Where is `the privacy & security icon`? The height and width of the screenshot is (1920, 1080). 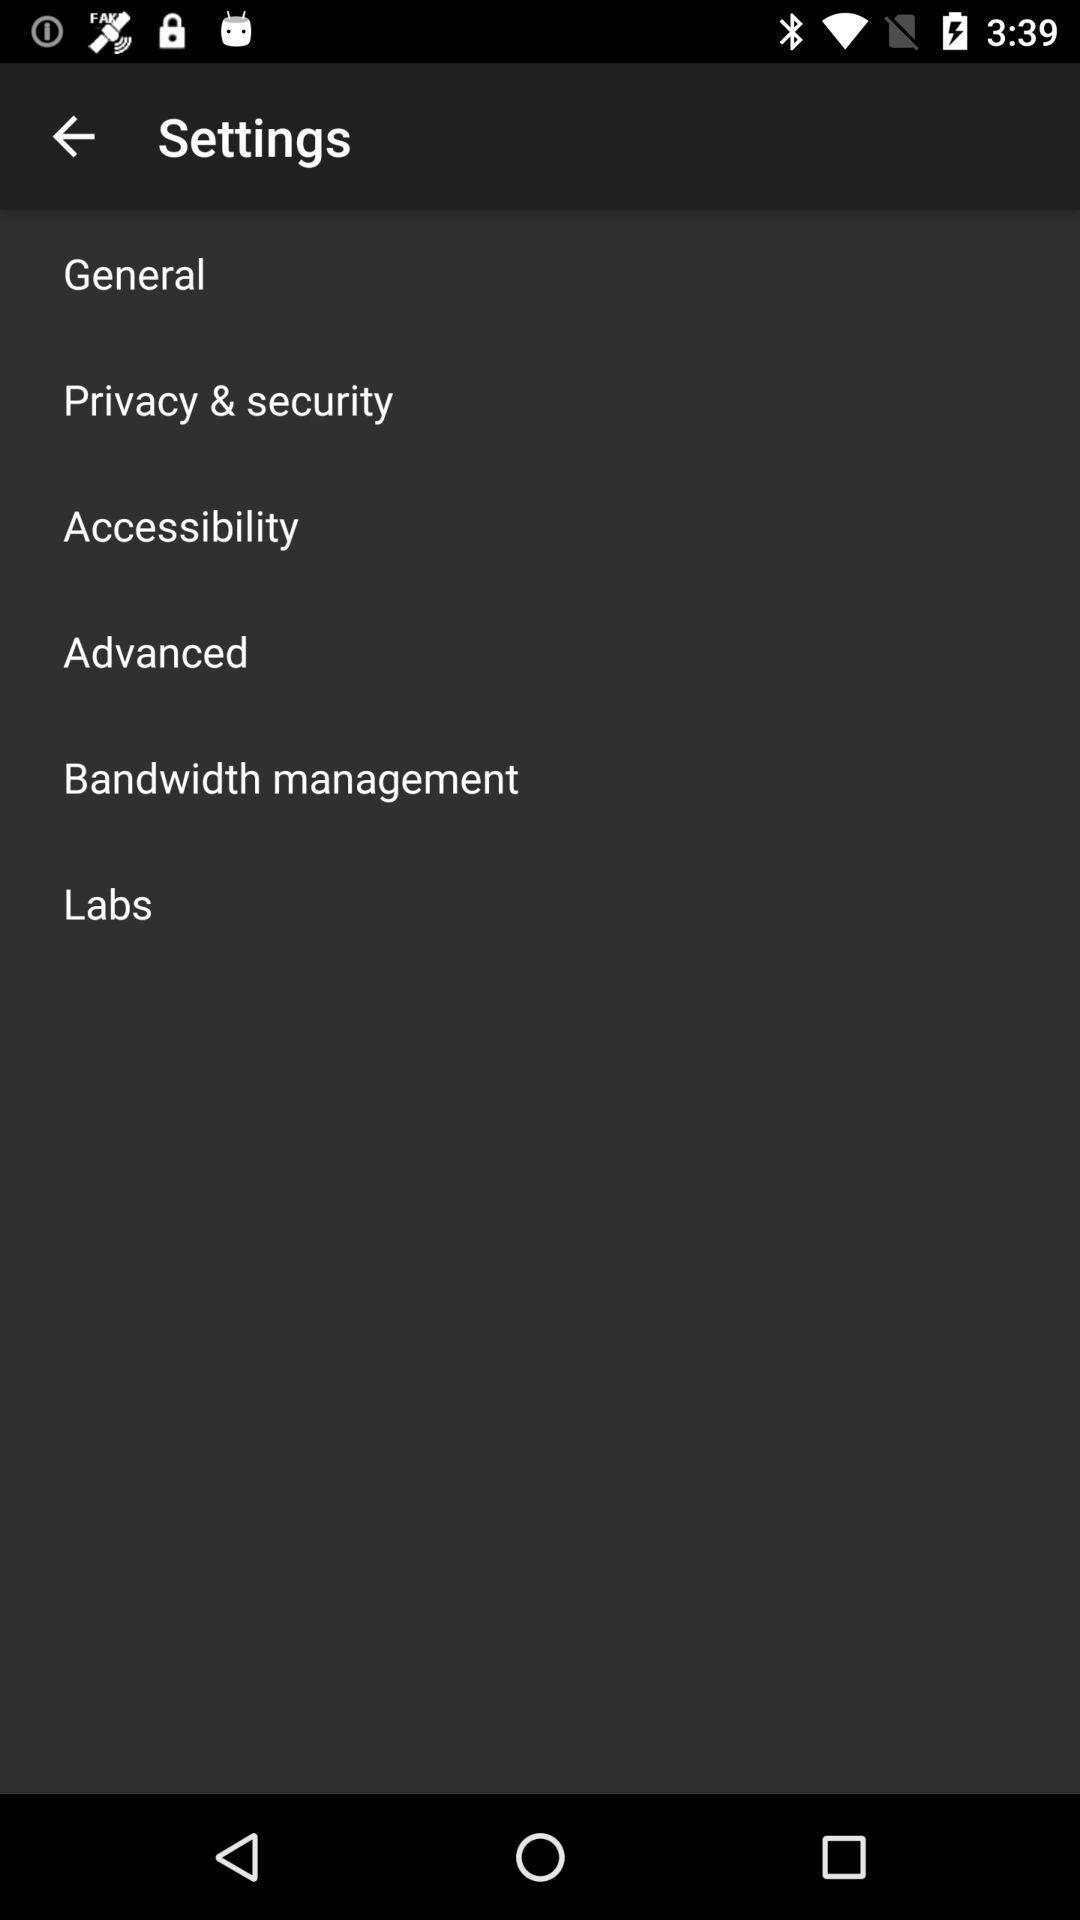 the privacy & security icon is located at coordinates (227, 398).